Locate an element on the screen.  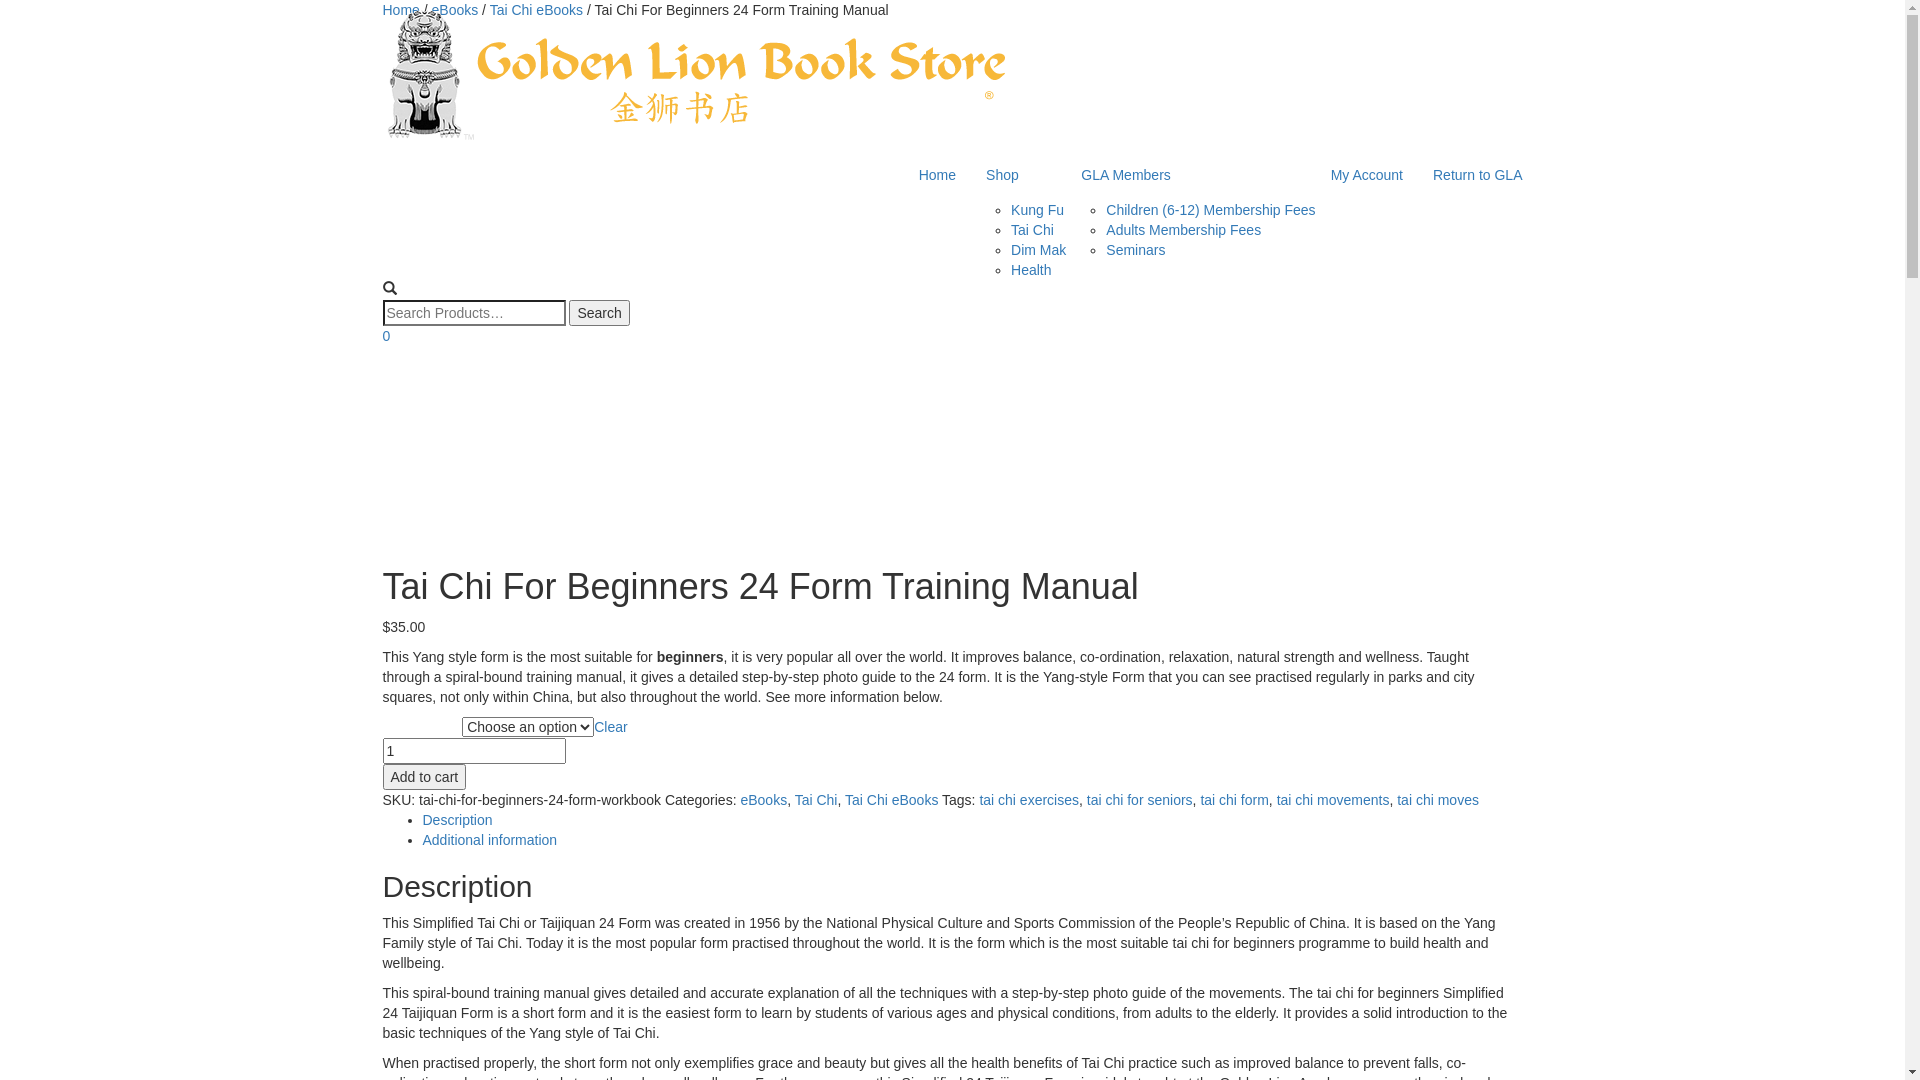
'tai chi form' is located at coordinates (1200, 798).